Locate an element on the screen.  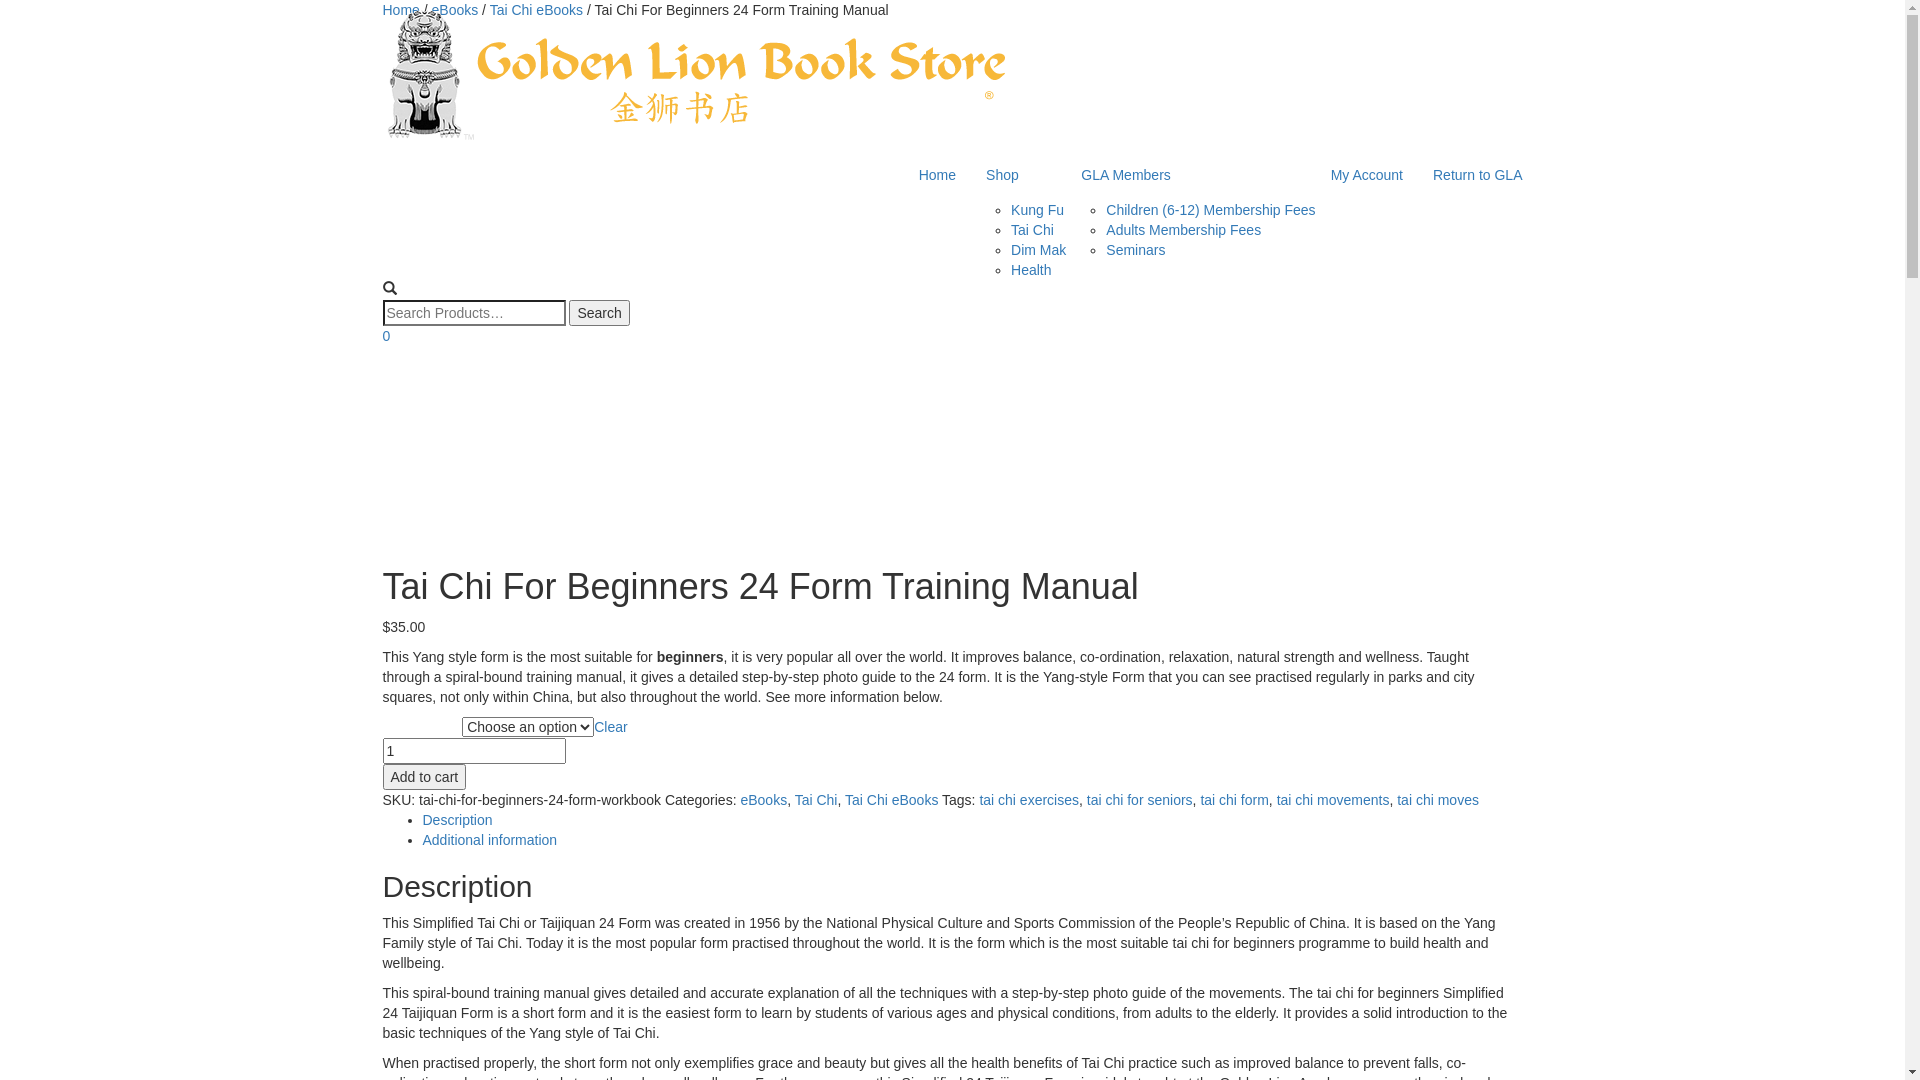
'tai chi form' is located at coordinates (1200, 798).